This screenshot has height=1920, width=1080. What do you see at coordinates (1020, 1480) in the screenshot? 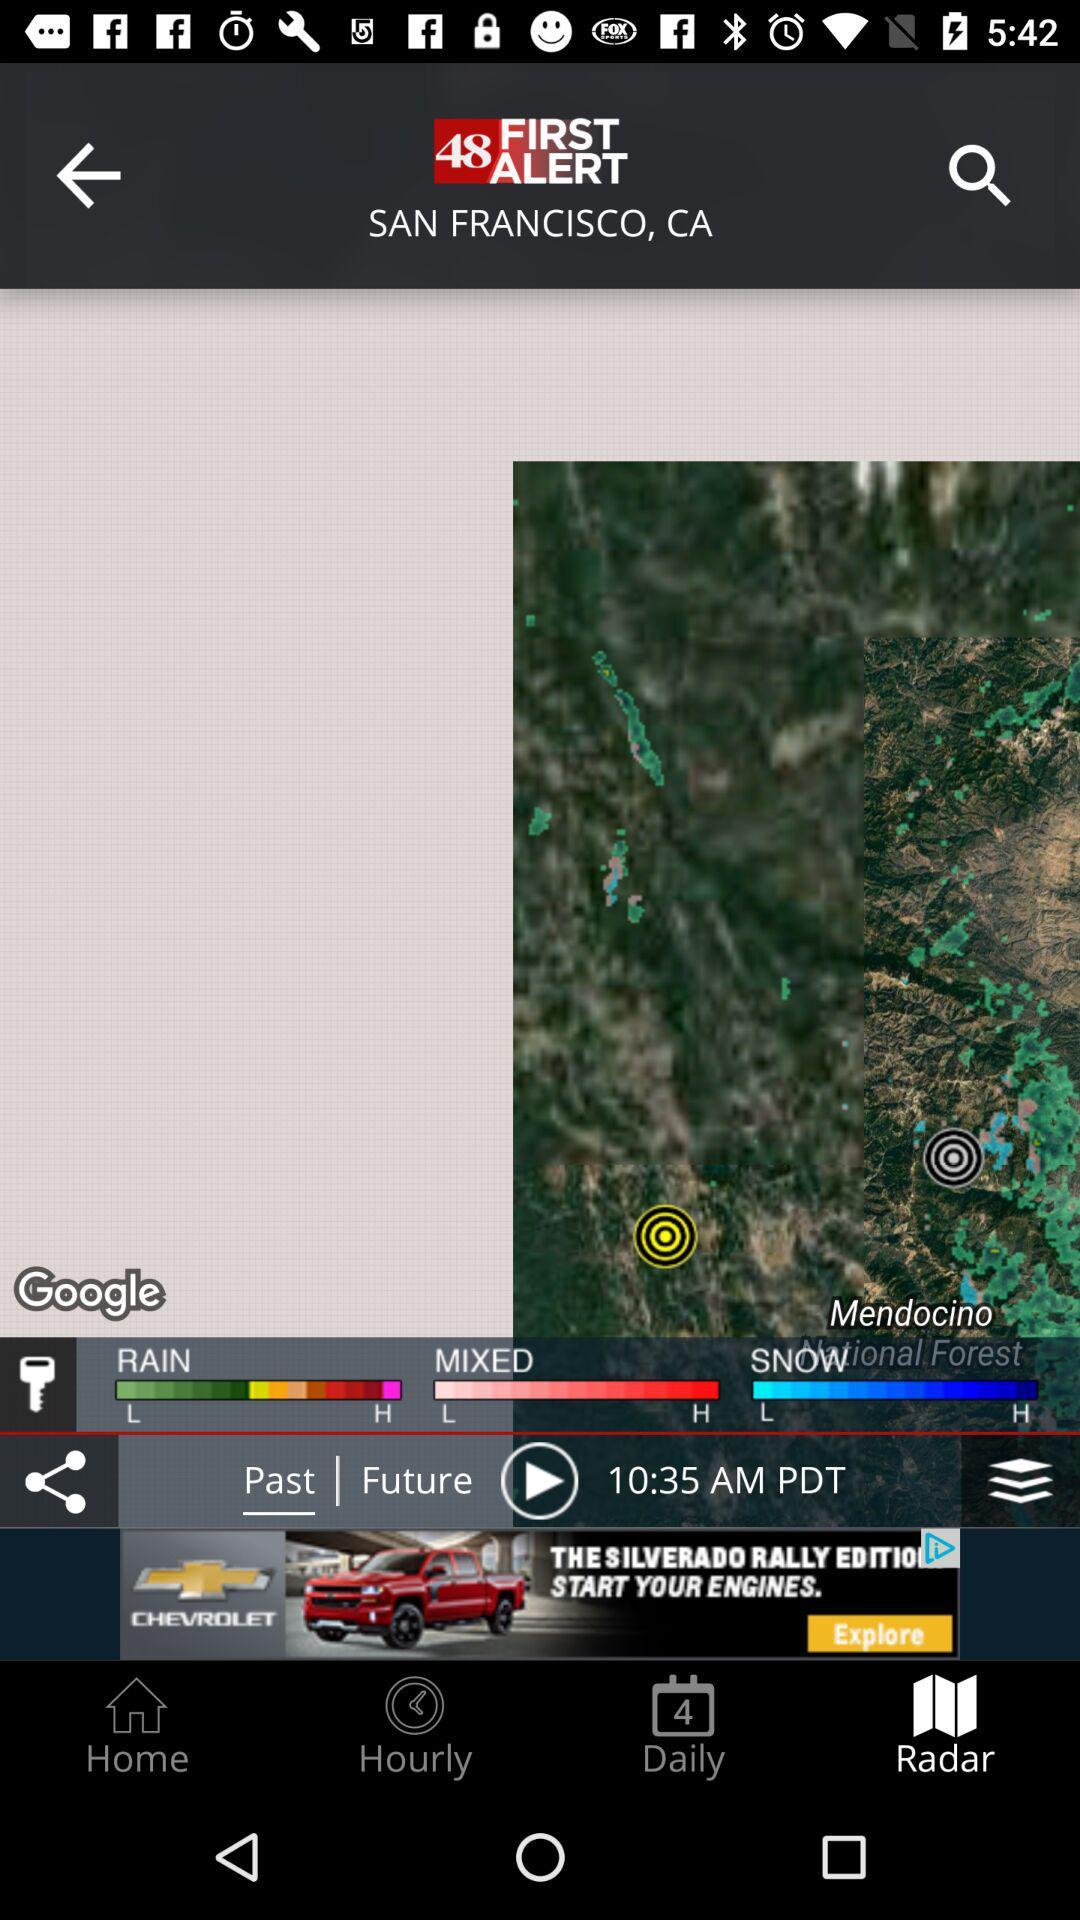
I see `the menu` at bounding box center [1020, 1480].